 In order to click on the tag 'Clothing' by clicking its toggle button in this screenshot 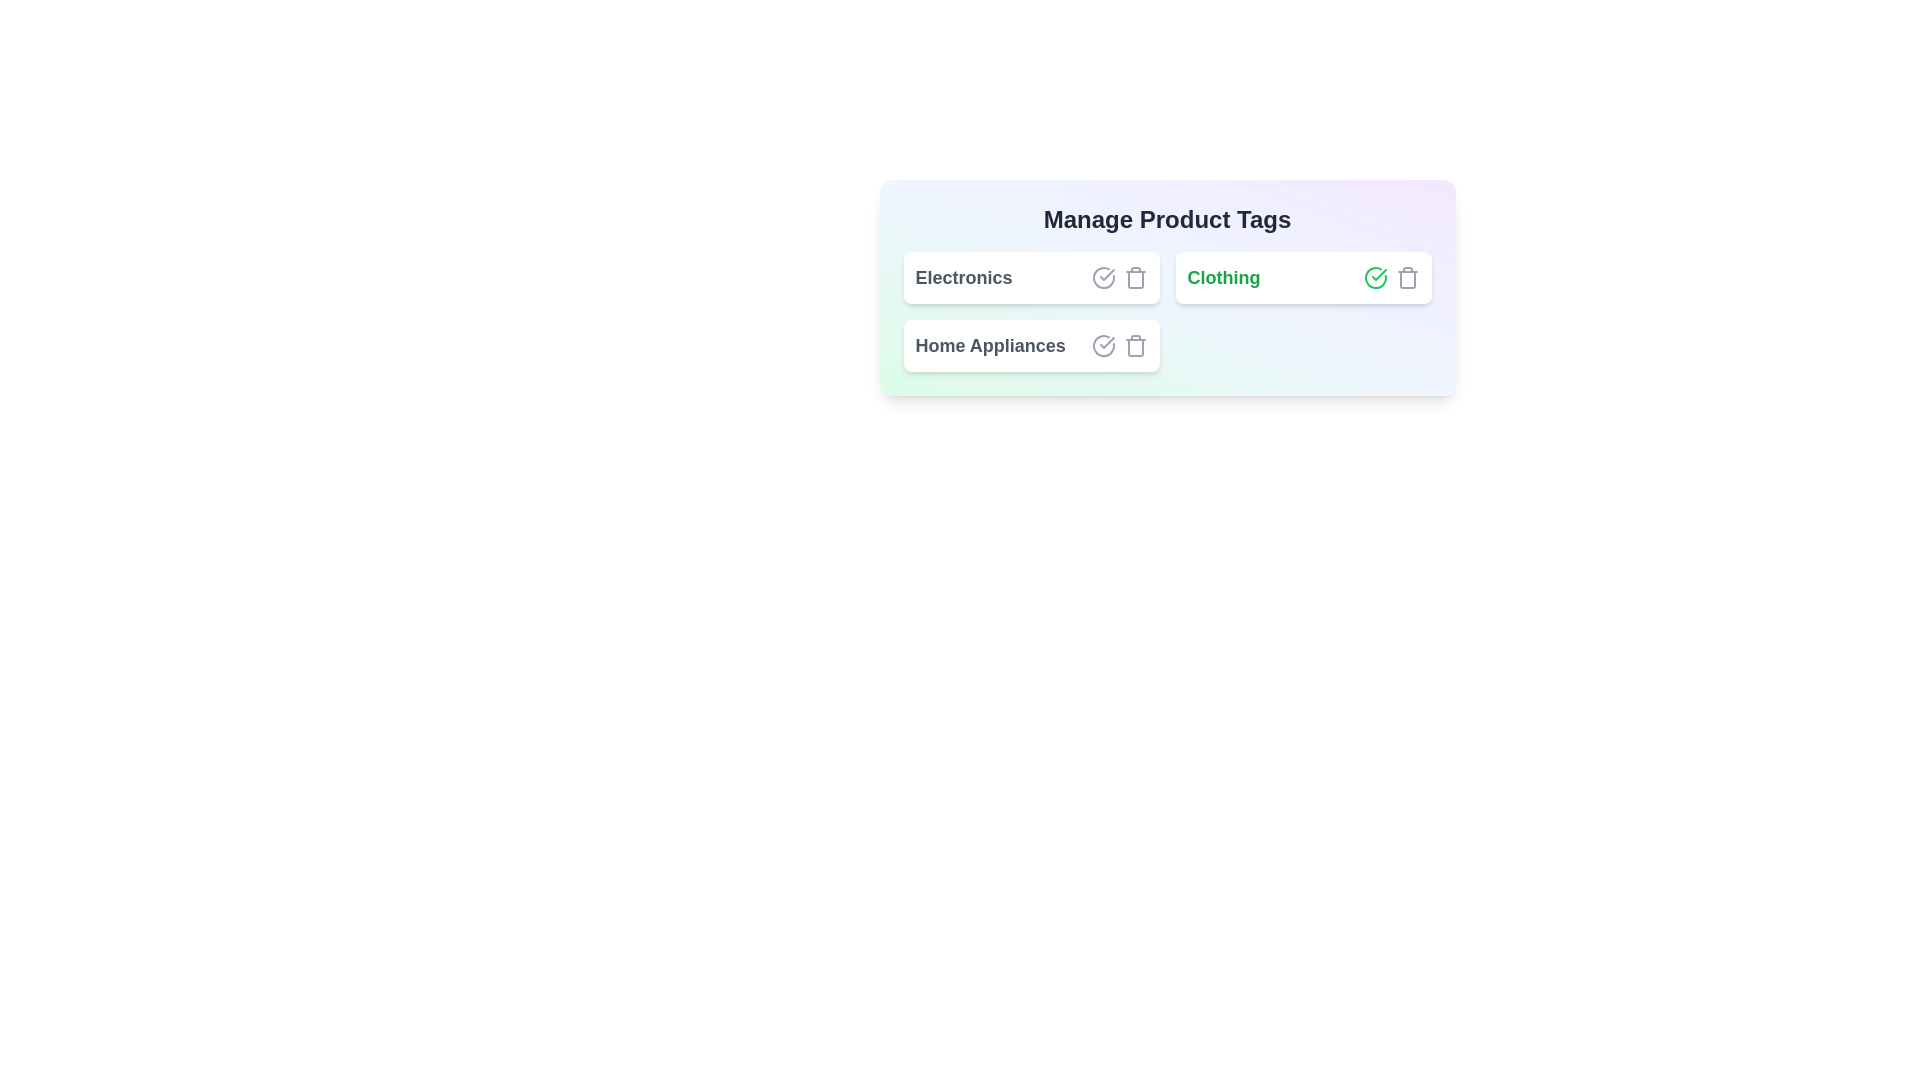, I will do `click(1374, 277)`.